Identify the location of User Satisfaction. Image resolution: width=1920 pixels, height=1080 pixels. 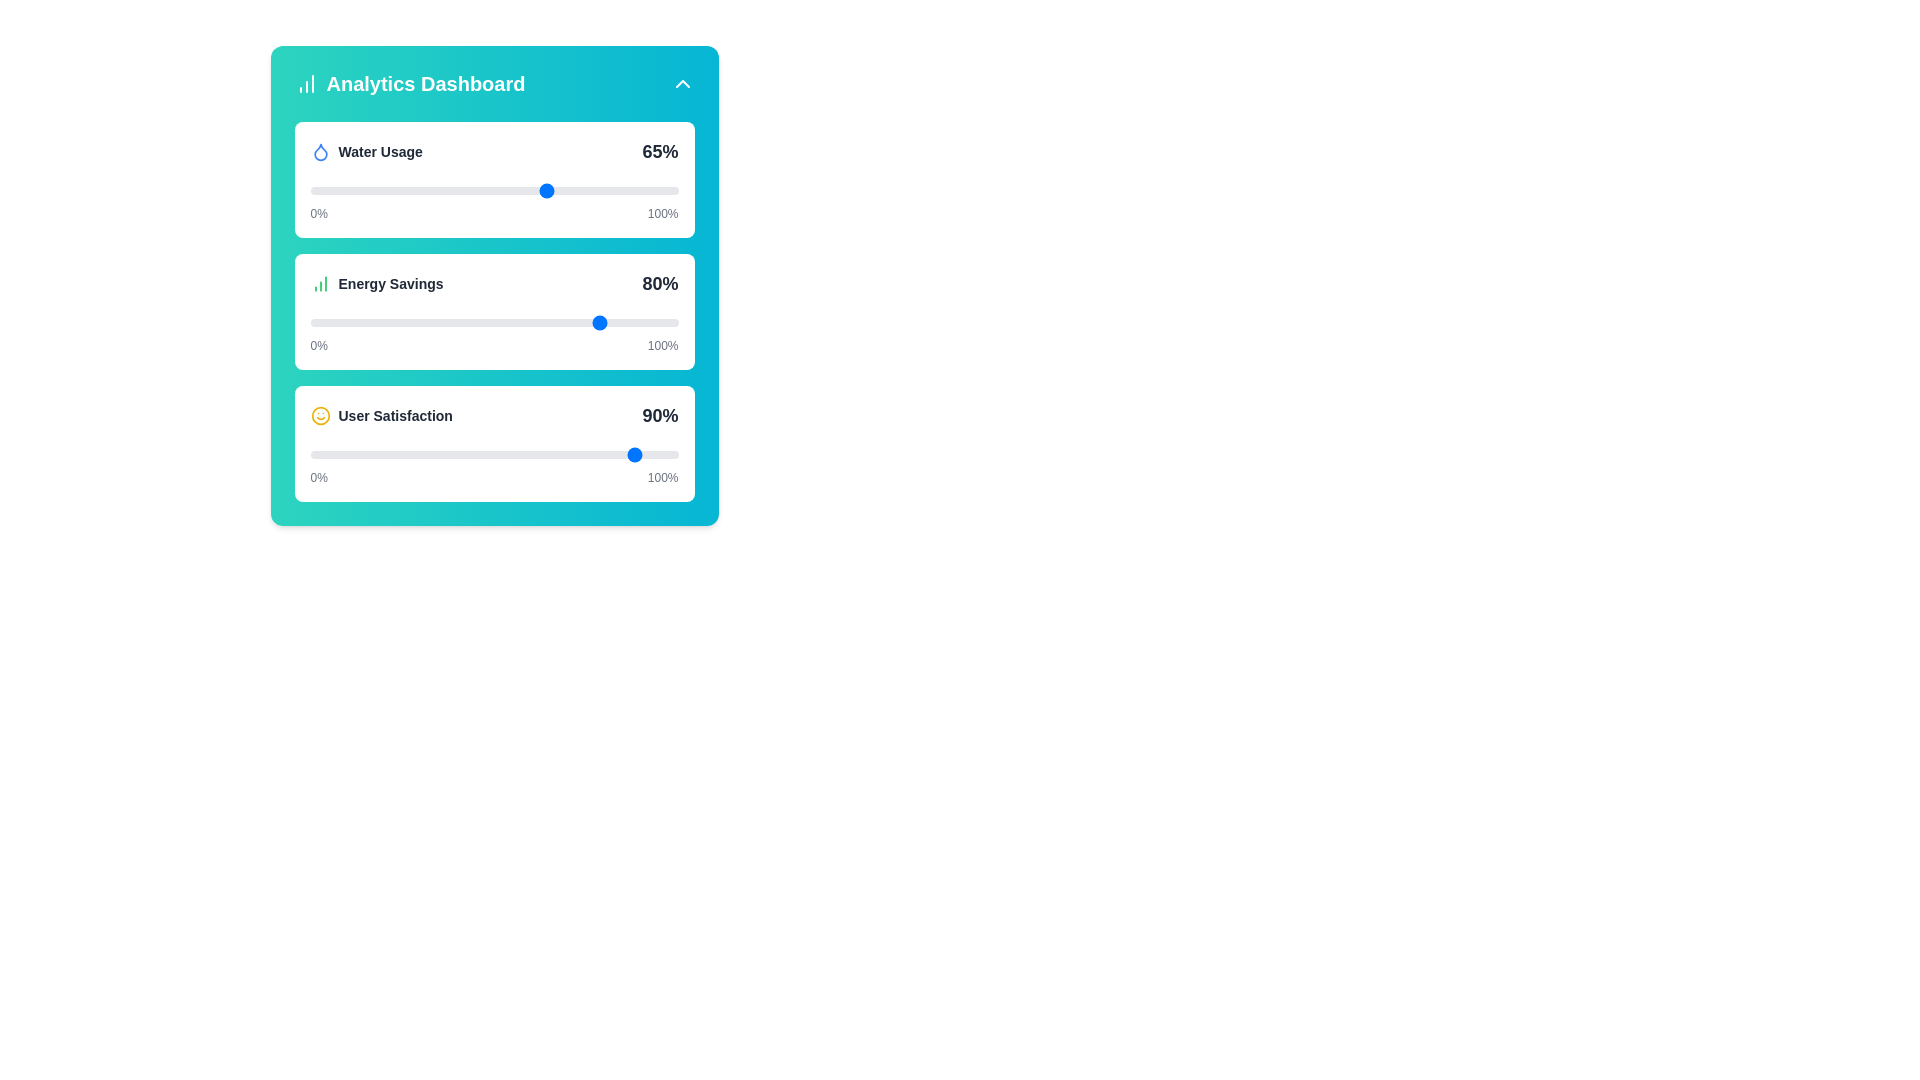
(373, 455).